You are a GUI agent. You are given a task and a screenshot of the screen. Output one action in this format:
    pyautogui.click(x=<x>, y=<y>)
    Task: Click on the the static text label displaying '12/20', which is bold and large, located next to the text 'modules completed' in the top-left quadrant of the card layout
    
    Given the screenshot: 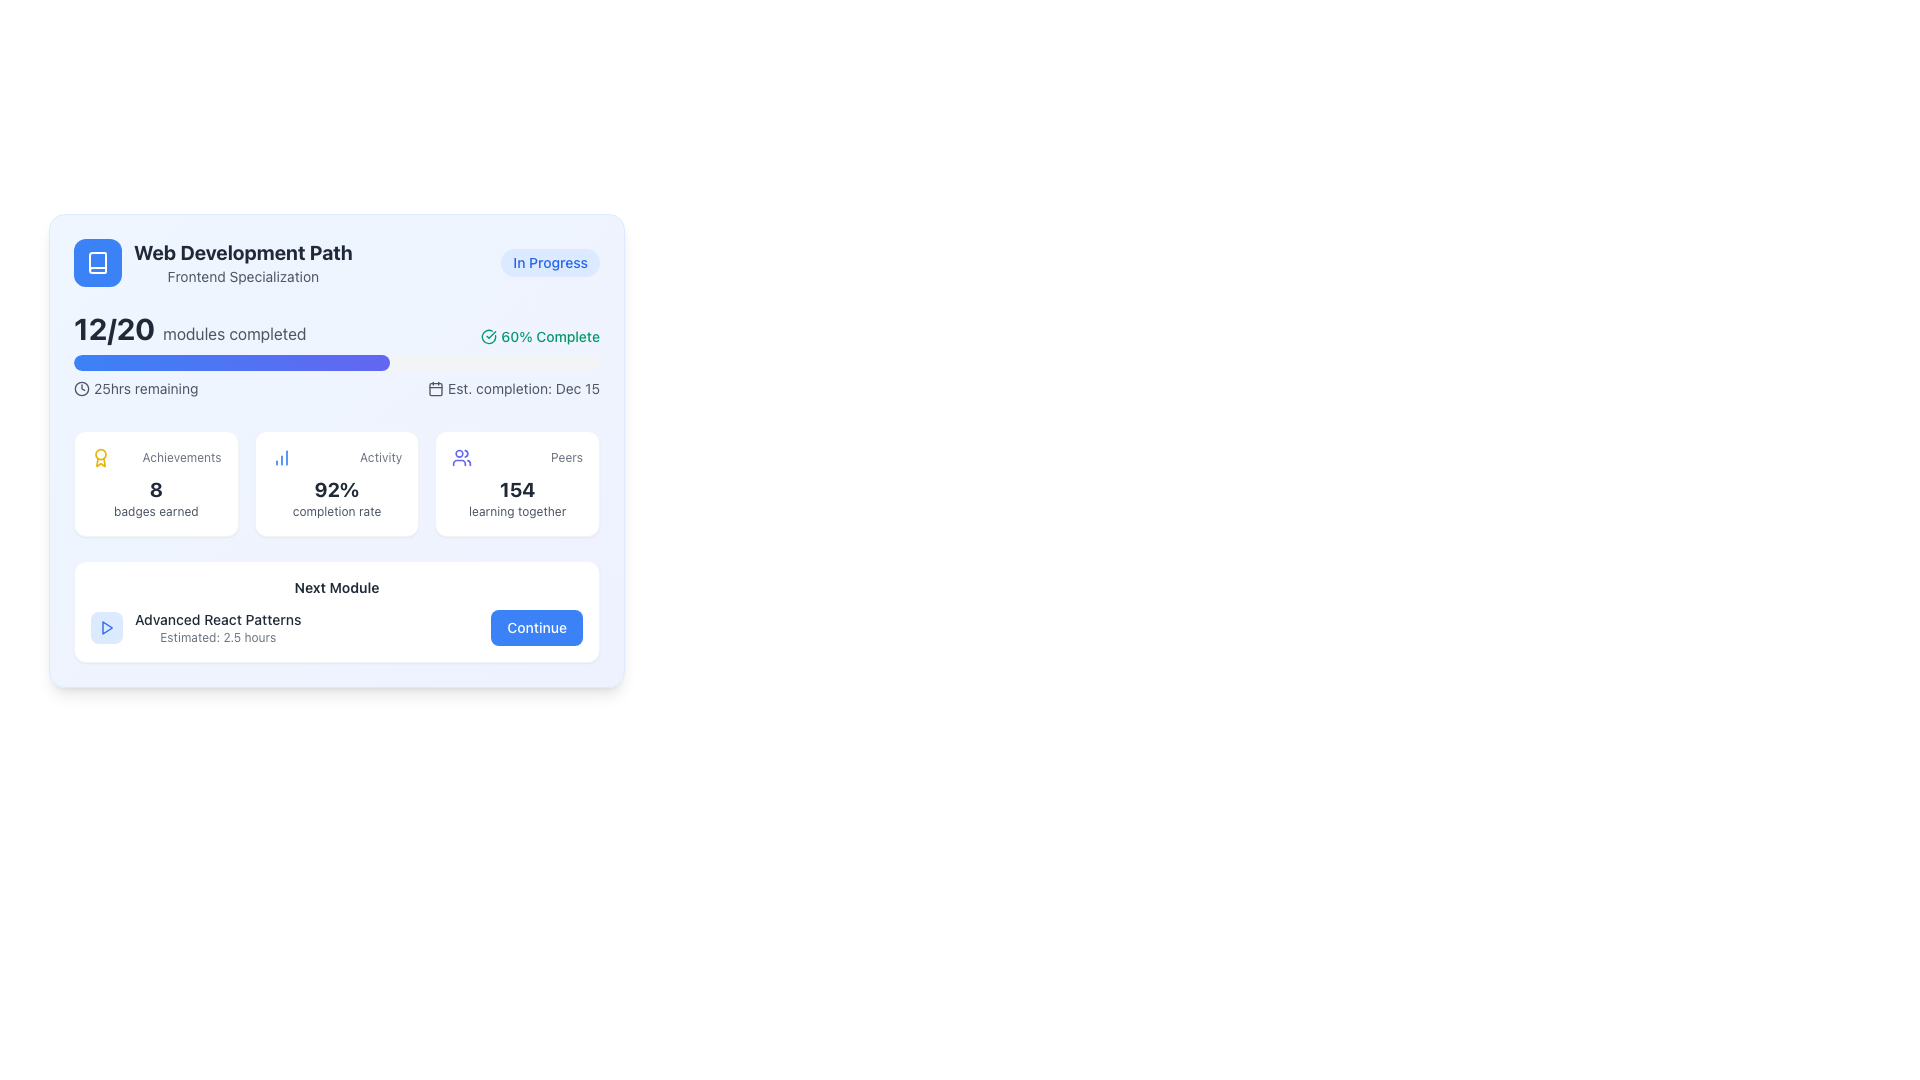 What is the action you would take?
    pyautogui.click(x=113, y=327)
    